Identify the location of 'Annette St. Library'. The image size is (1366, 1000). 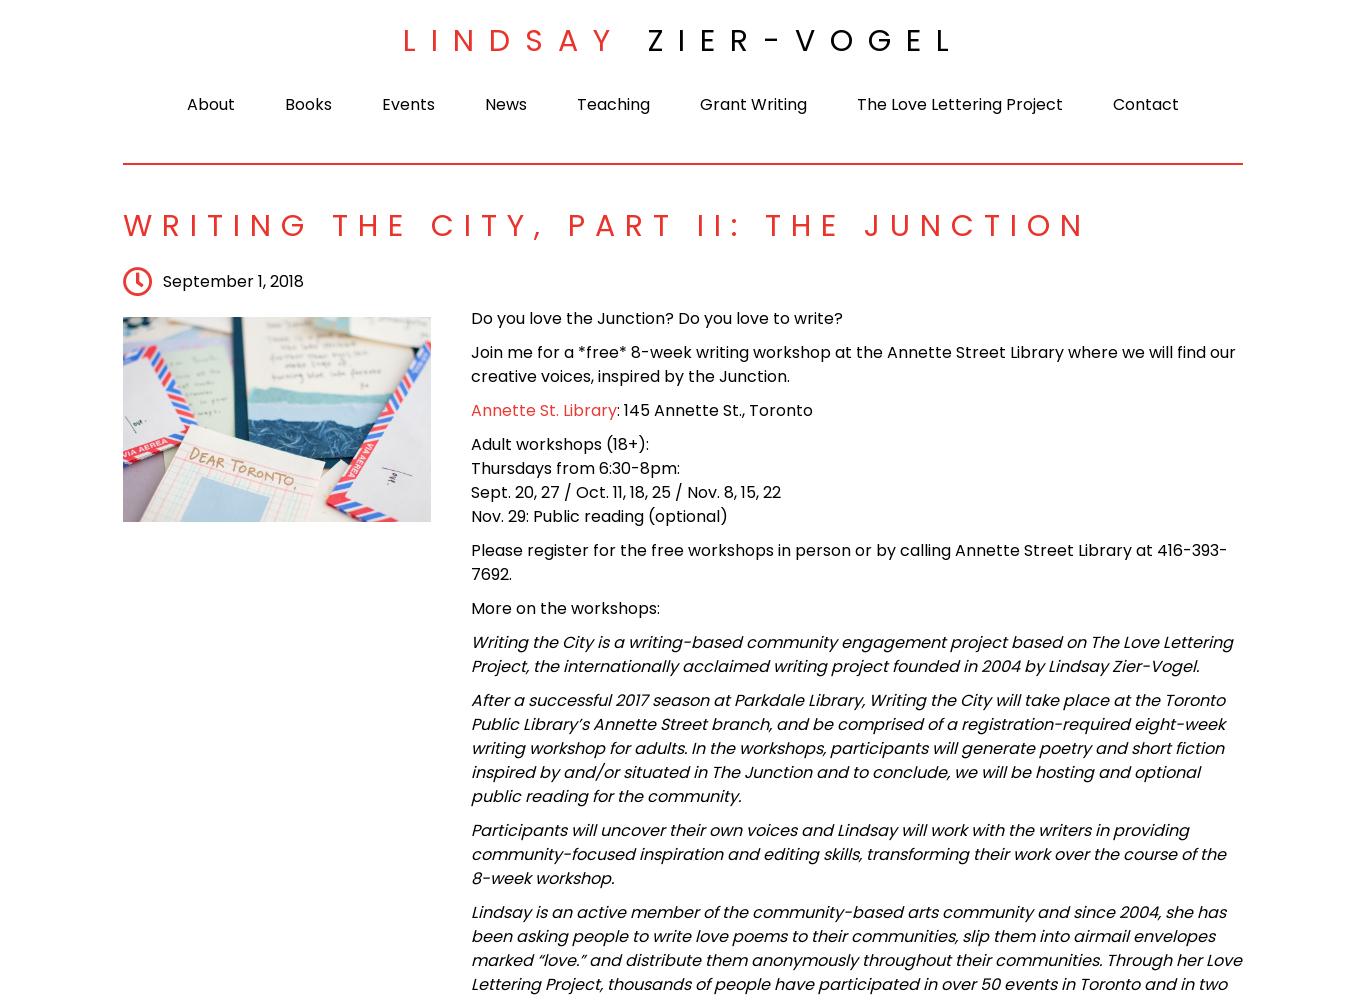
(470, 410).